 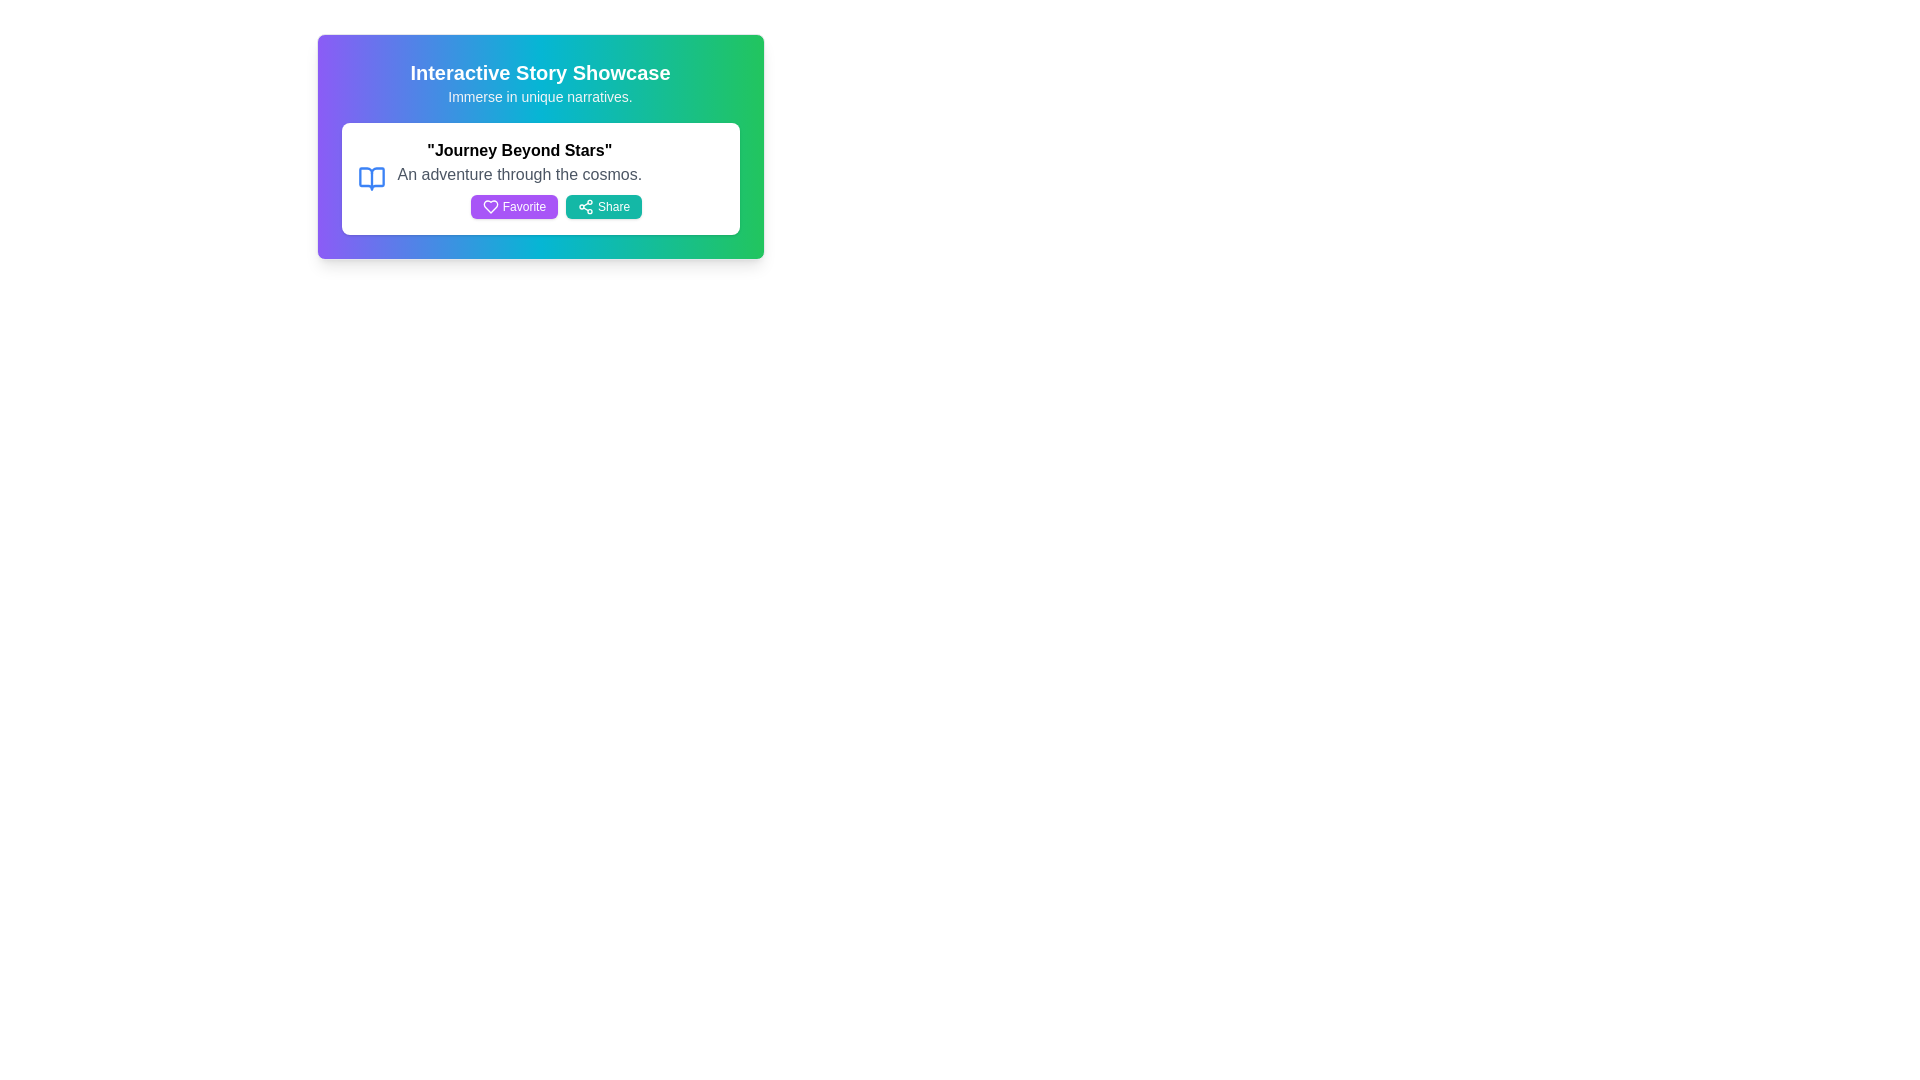 I want to click on the sharing icon located to the left of the 'Share' text in the bottom-right corner of the green background section, so click(x=584, y=207).